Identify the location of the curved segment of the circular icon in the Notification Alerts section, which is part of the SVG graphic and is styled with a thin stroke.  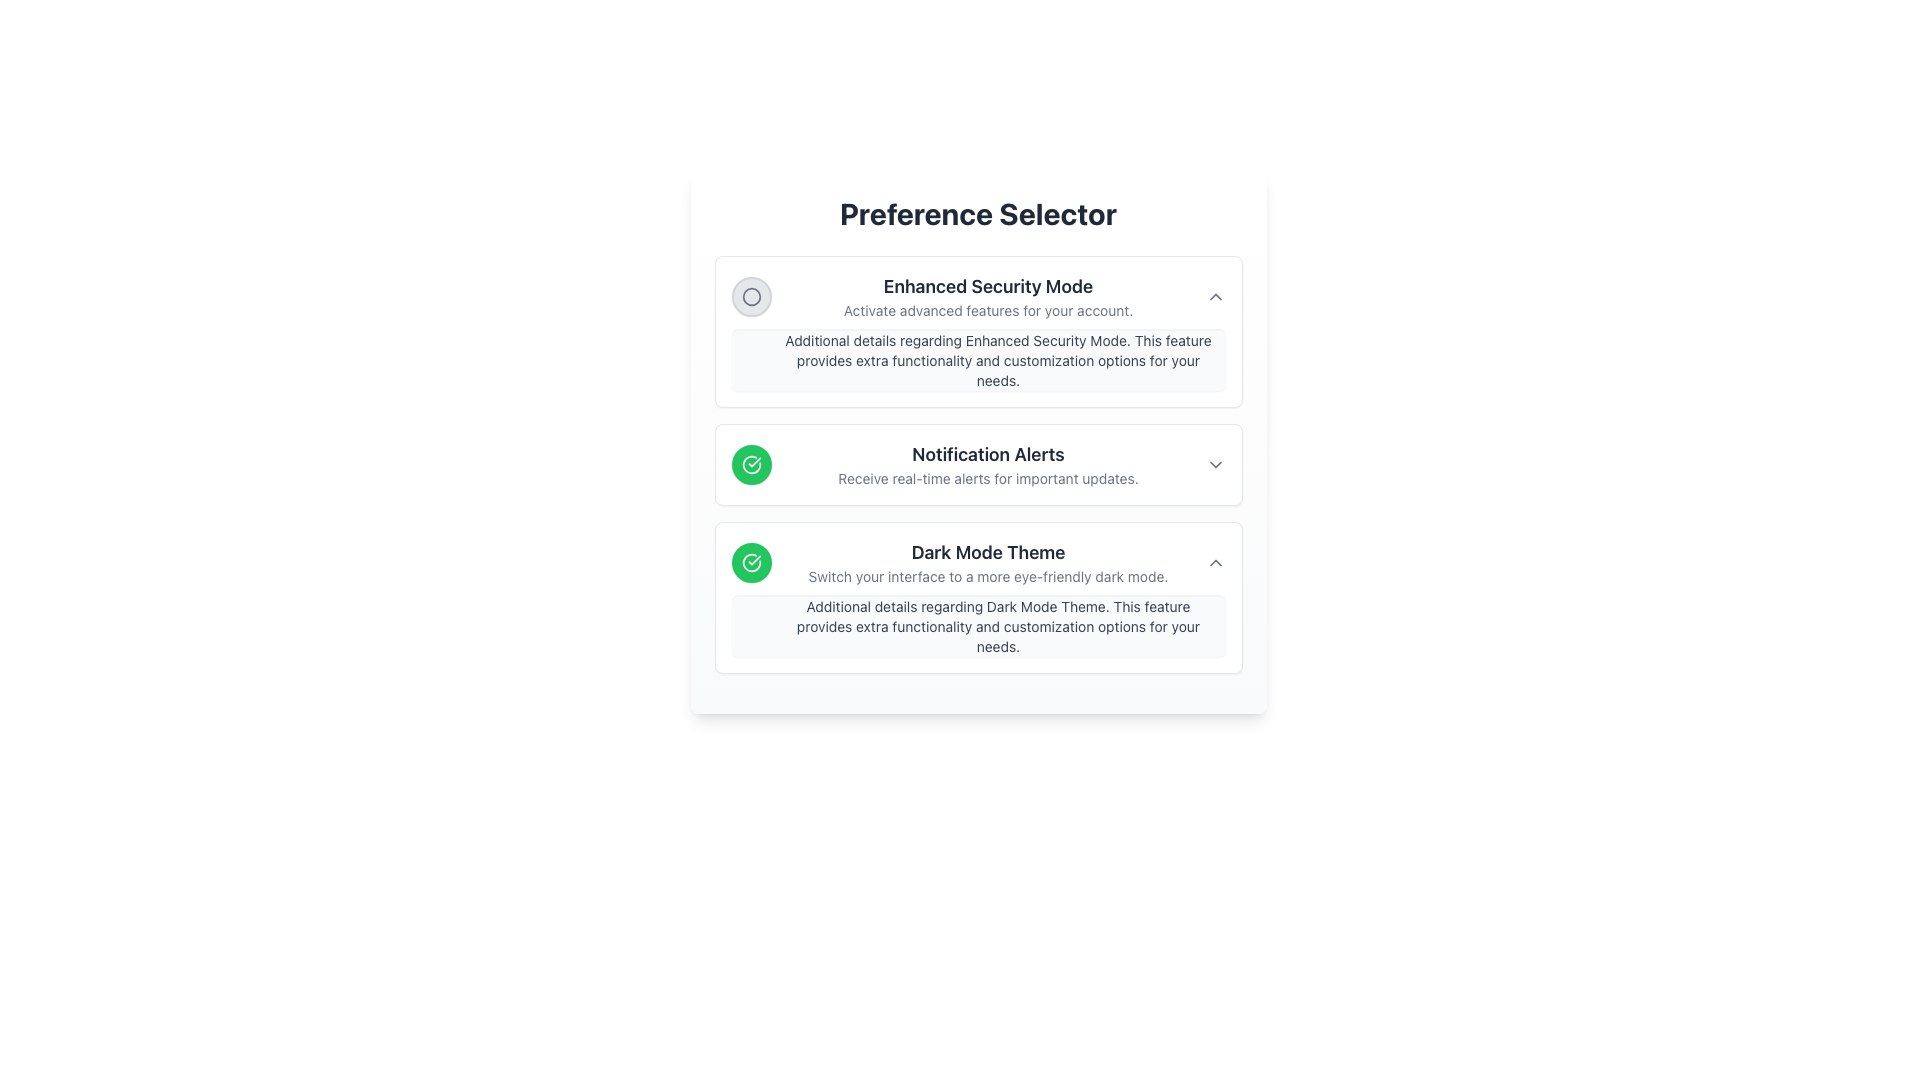
(750, 563).